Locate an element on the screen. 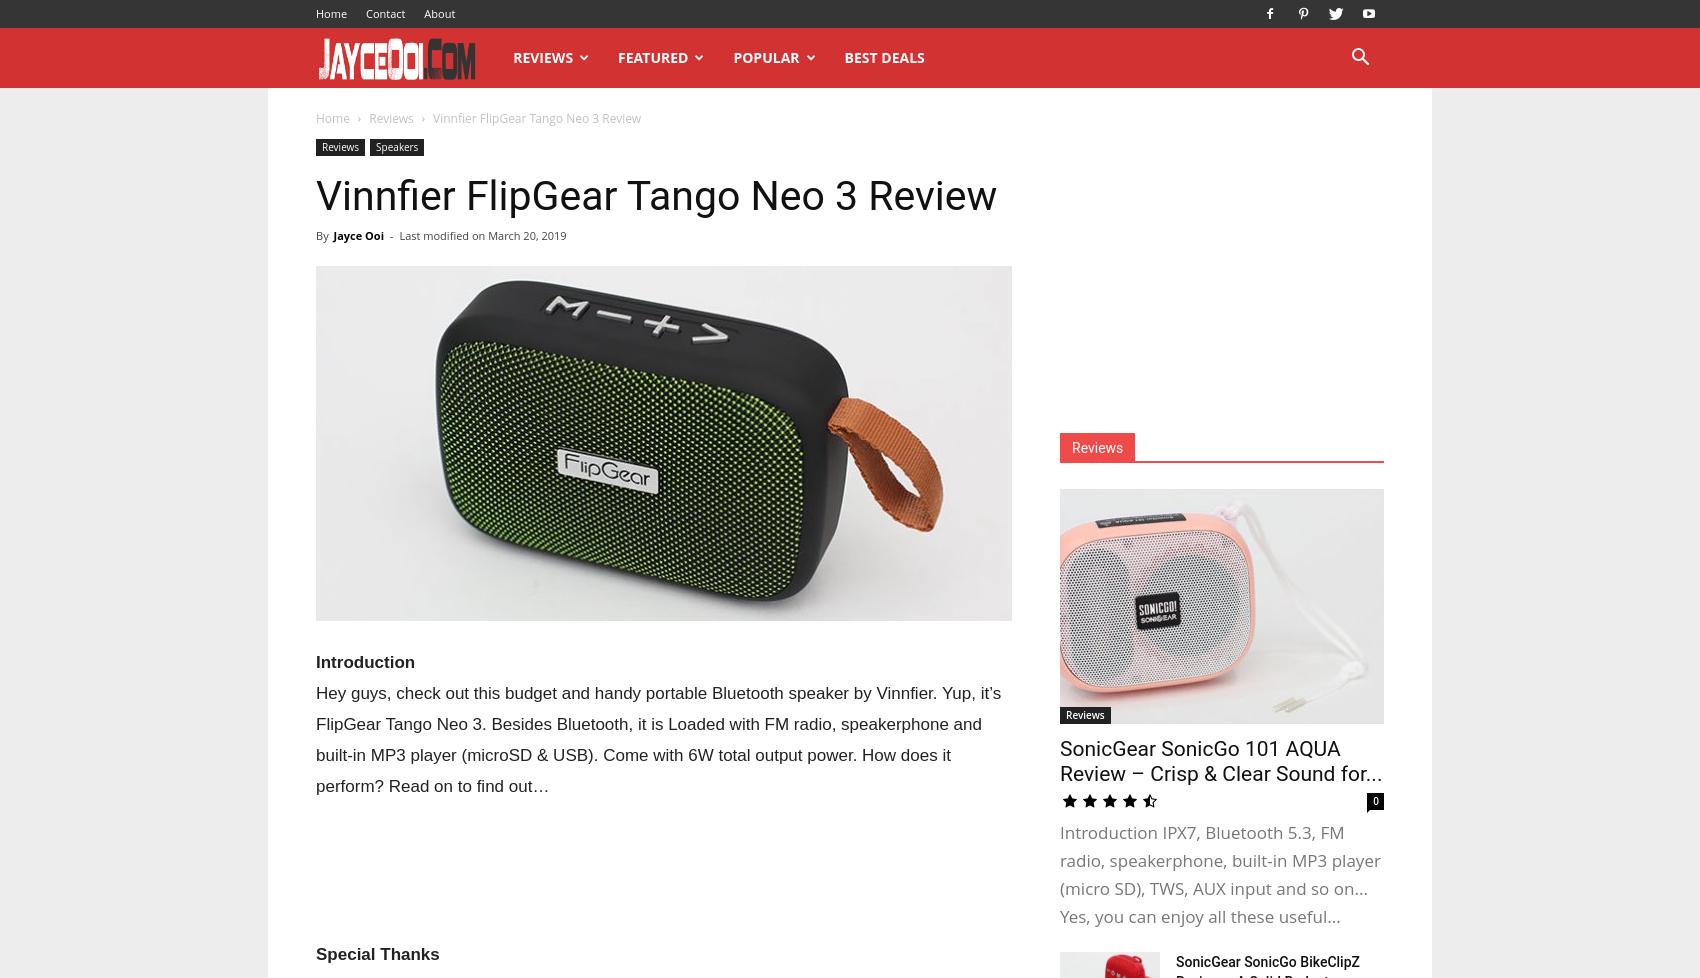 Image resolution: width=1700 pixels, height=978 pixels. 'Introduction
IPX7, Bluetooth 5.3, FM radio, speakerphone, built-in MP3 player (micro SD), TWS, AUX input and so on... Yes, you can enjoy all these useful...' is located at coordinates (1218, 873).